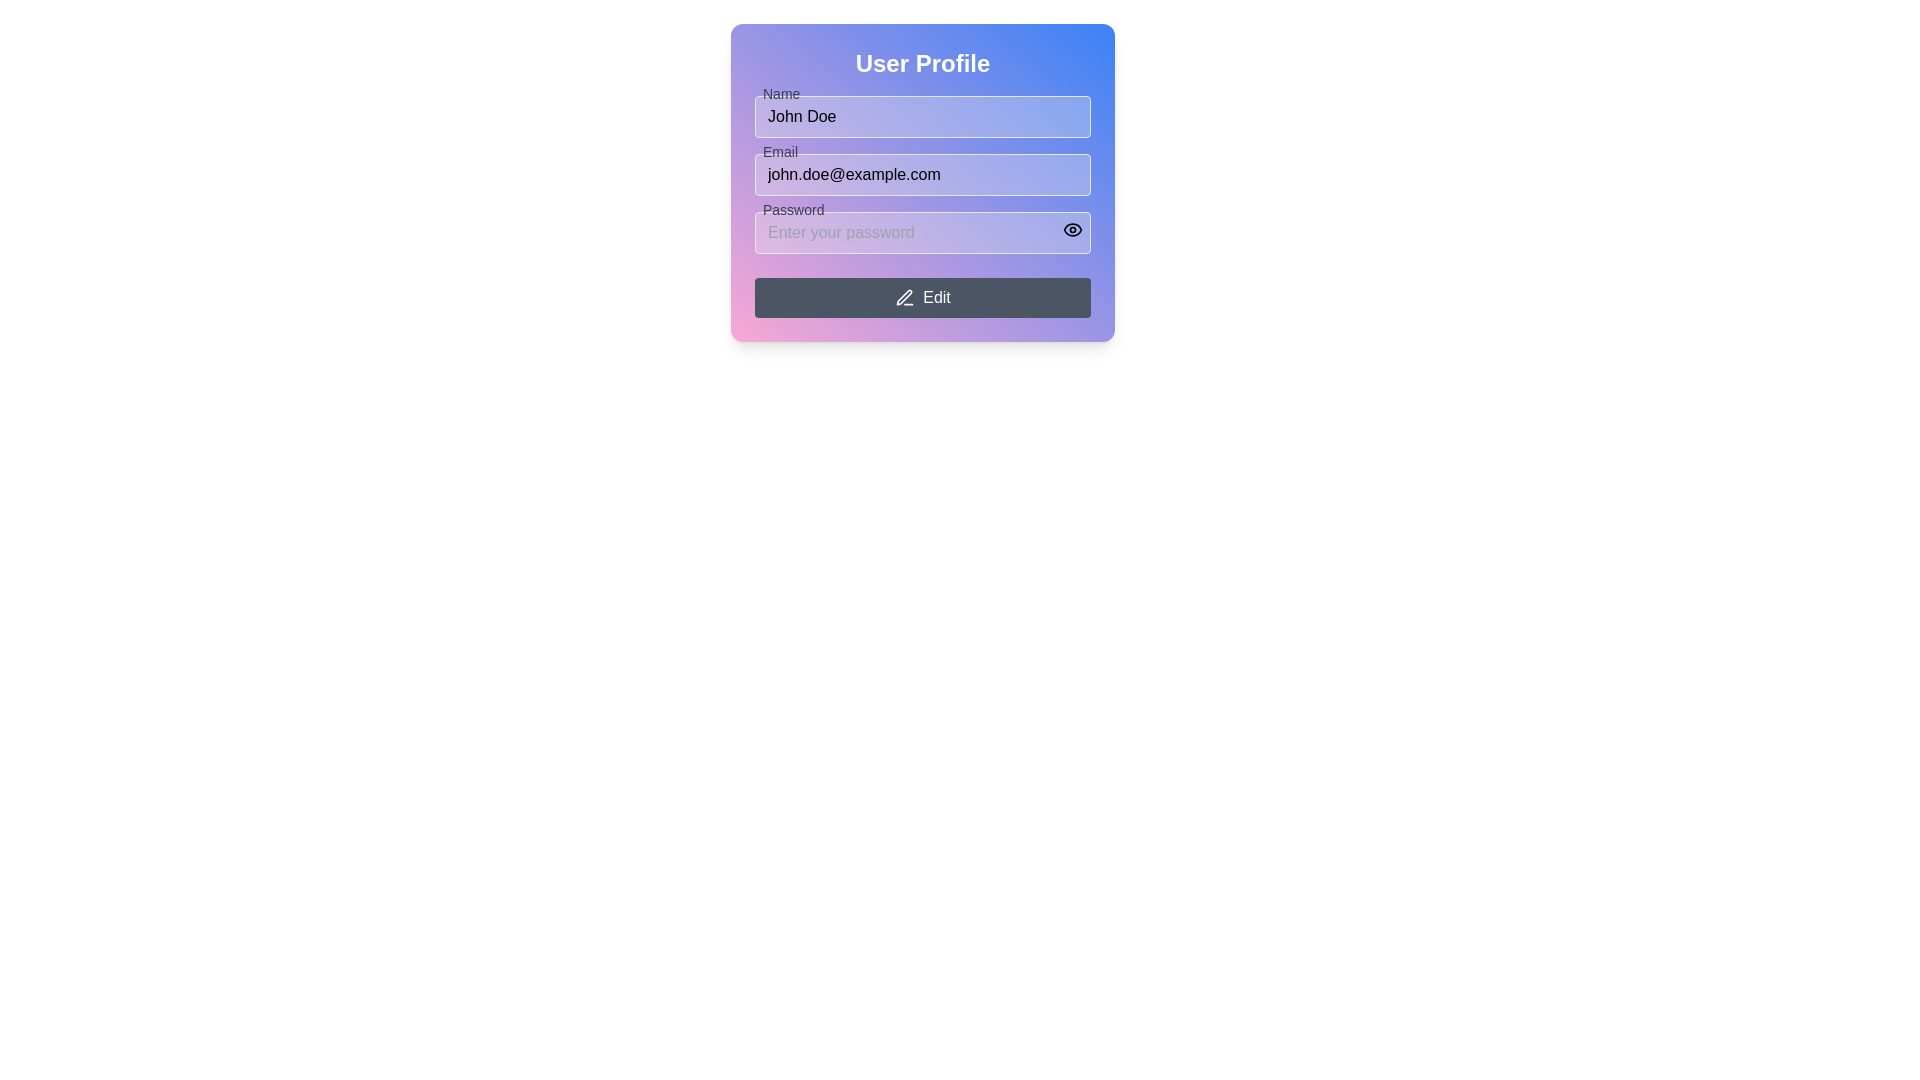 This screenshot has width=1920, height=1080. Describe the element at coordinates (903, 297) in the screenshot. I see `the pen icon within the 'Edit' button located in the footer of the 'User Profile' panel` at that location.